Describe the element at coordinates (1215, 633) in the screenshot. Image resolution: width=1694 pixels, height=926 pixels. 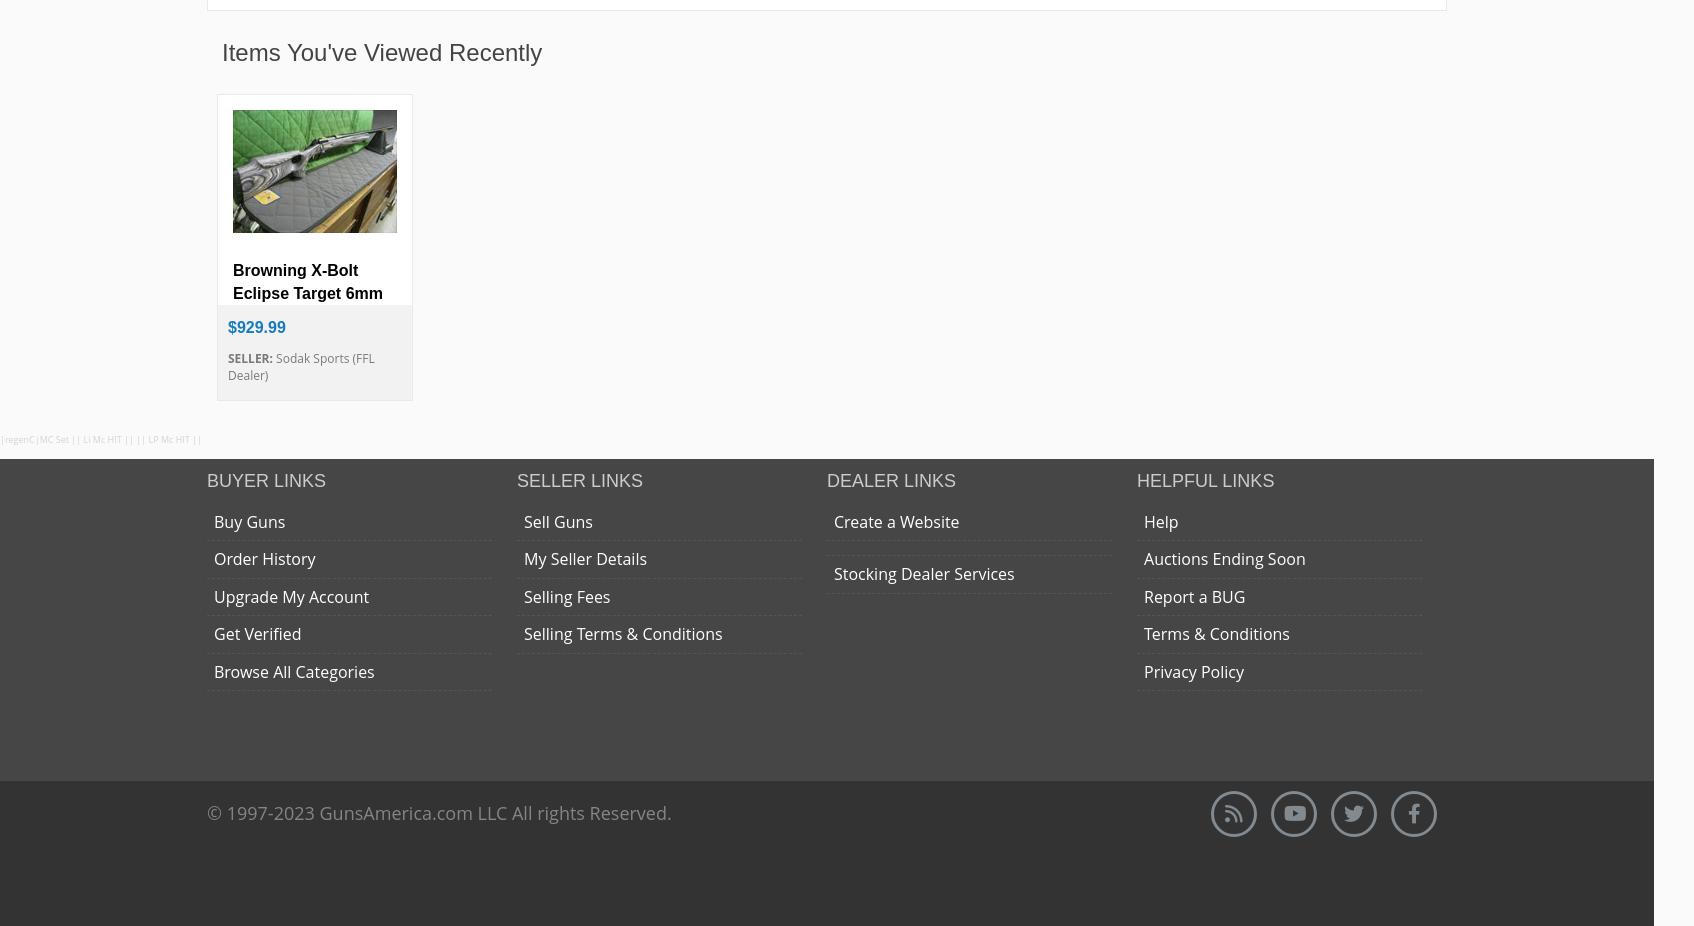
I see `'Terms & Conditions'` at that location.